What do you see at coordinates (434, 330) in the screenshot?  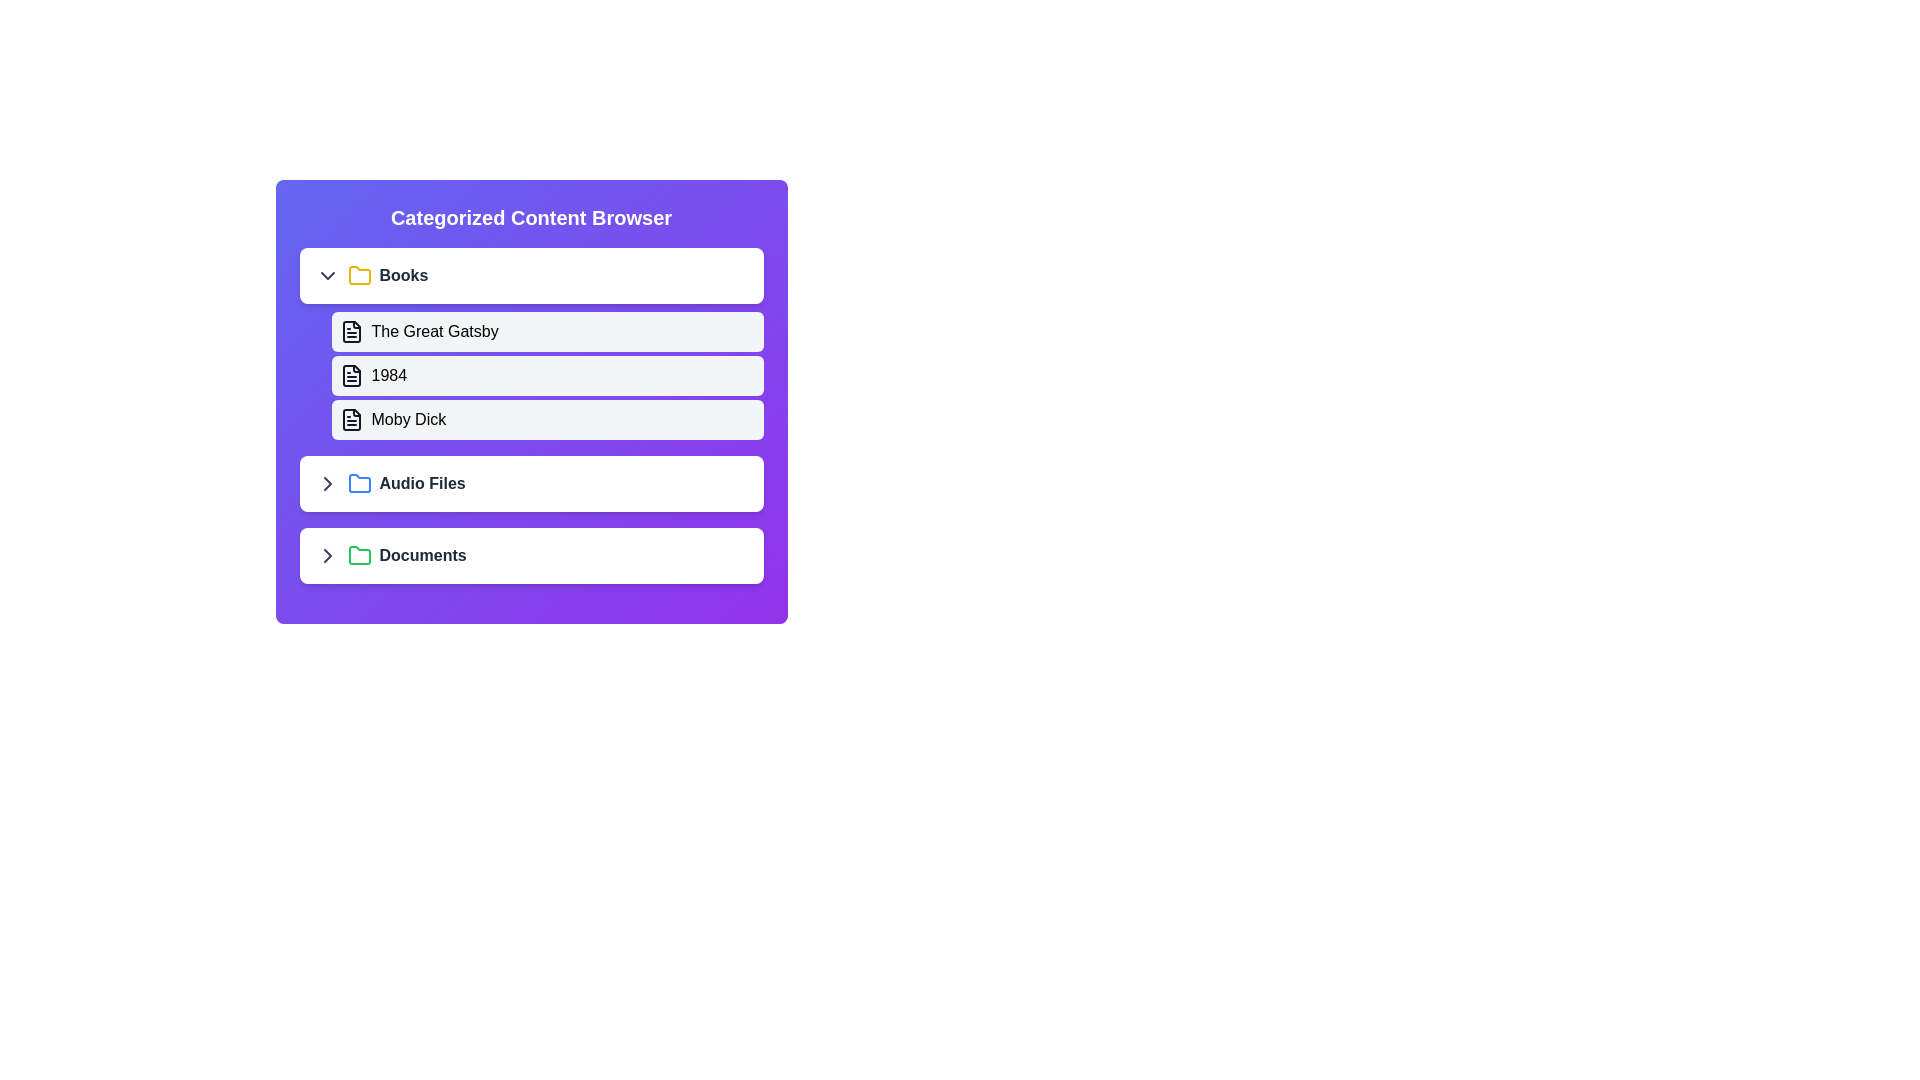 I see `the text The Great Gatsby displayed in the component` at bounding box center [434, 330].